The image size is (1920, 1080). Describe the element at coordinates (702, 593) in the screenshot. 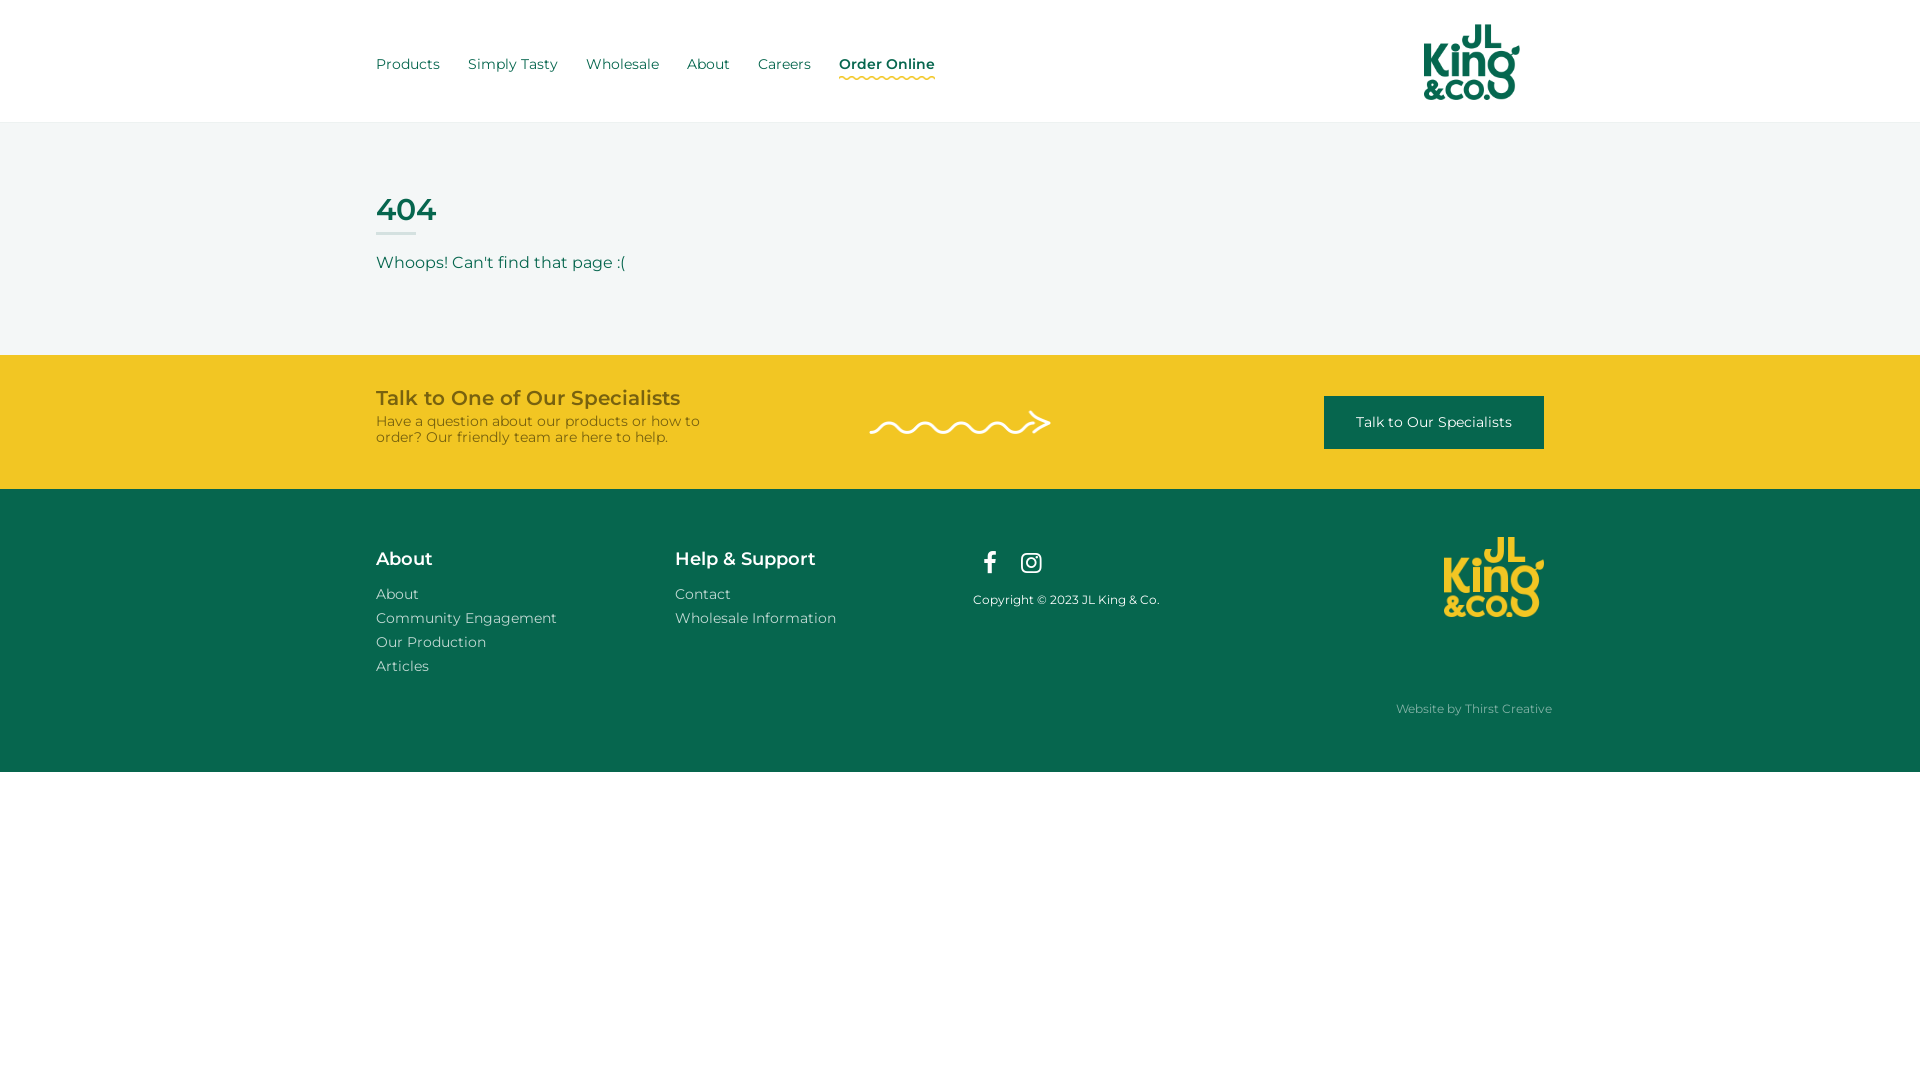

I see `'Contact'` at that location.